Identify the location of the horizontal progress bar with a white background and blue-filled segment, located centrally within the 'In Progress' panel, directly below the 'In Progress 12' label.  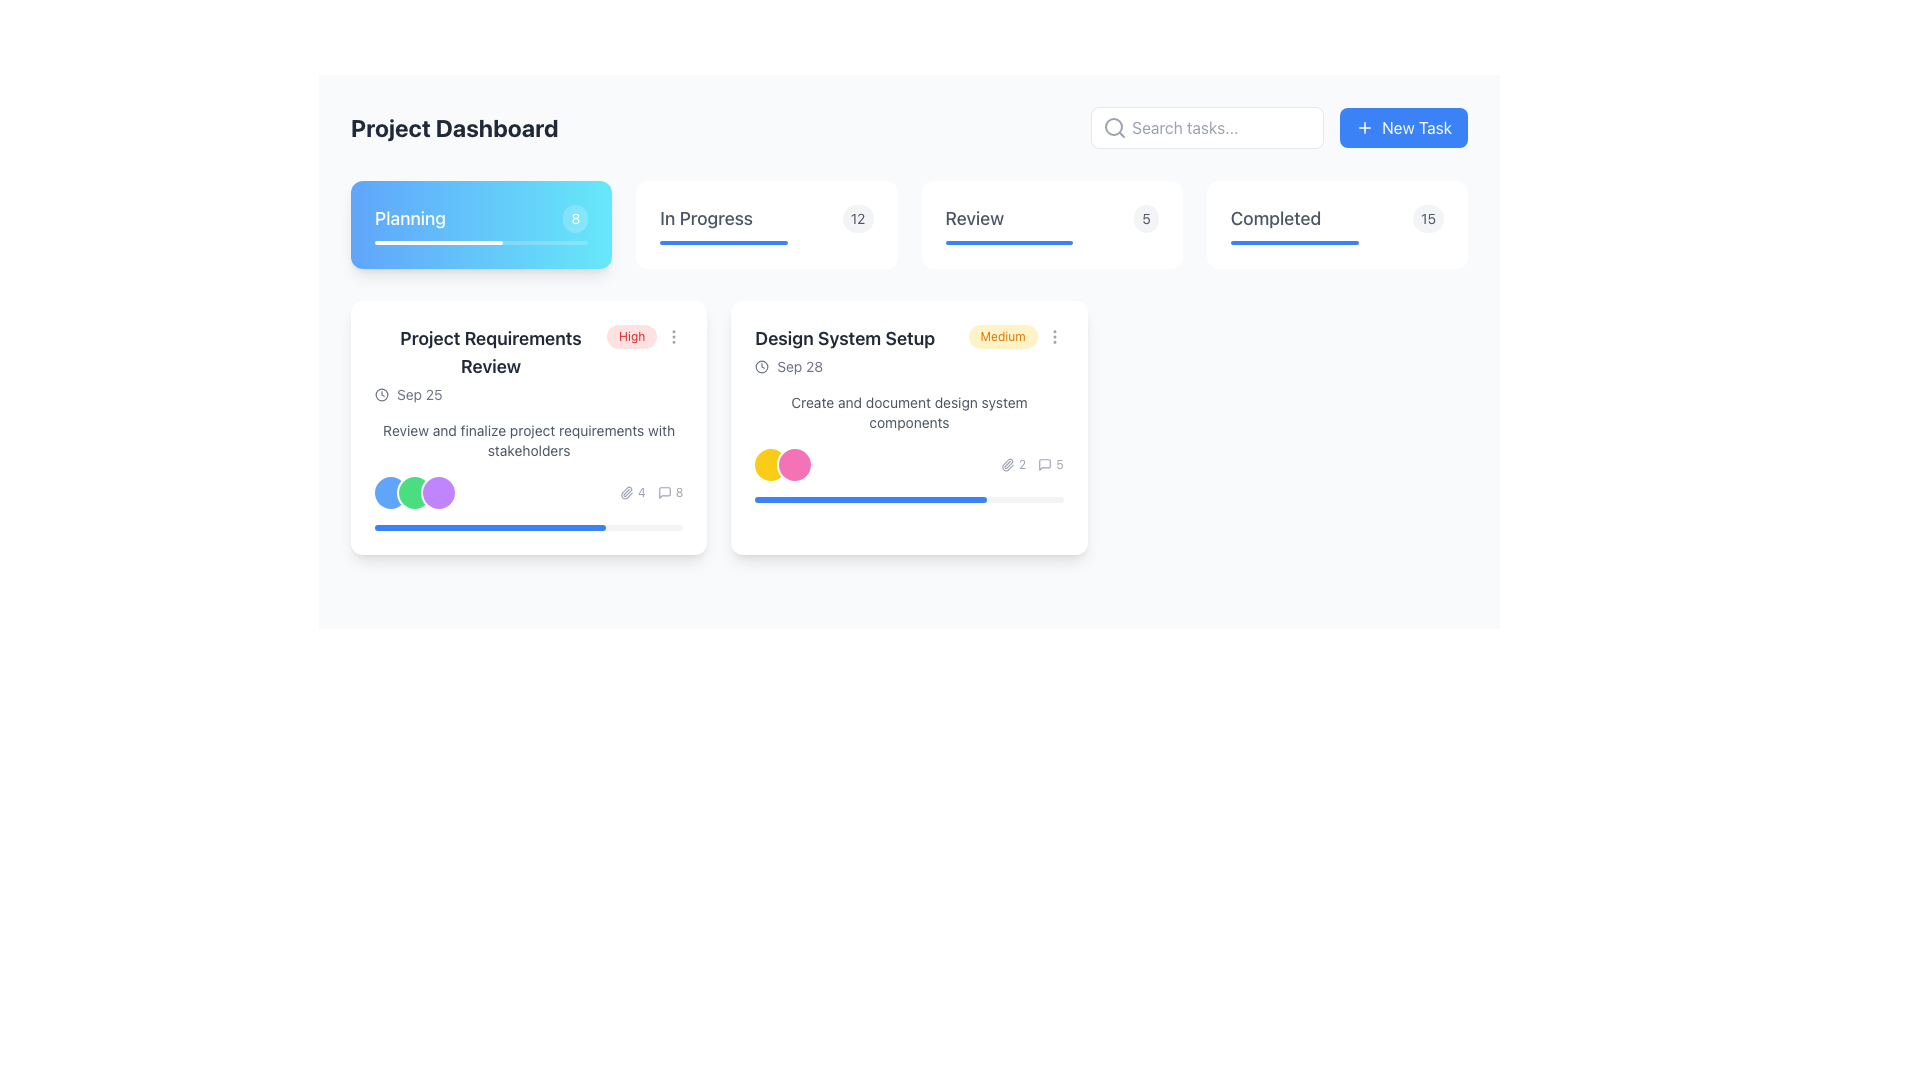
(765, 242).